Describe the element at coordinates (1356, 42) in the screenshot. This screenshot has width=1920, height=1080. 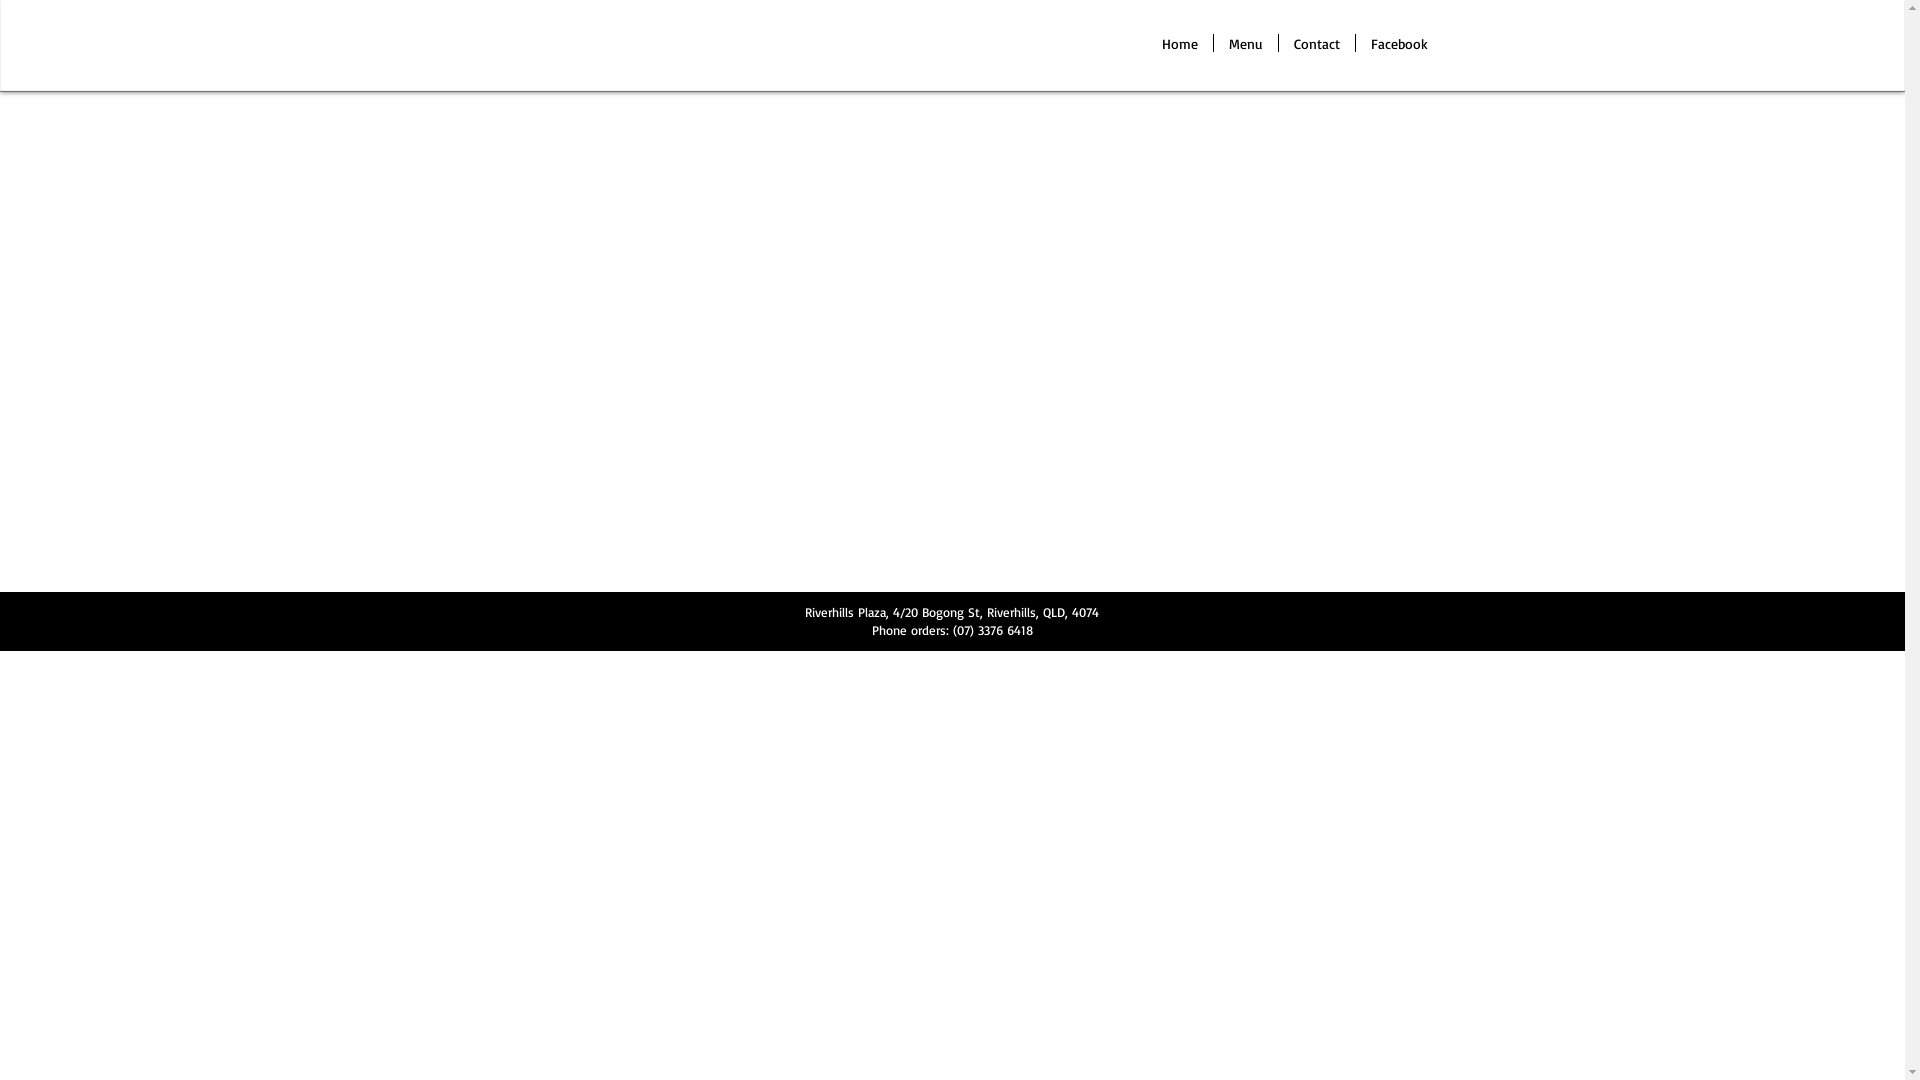
I see `'Facebook'` at that location.